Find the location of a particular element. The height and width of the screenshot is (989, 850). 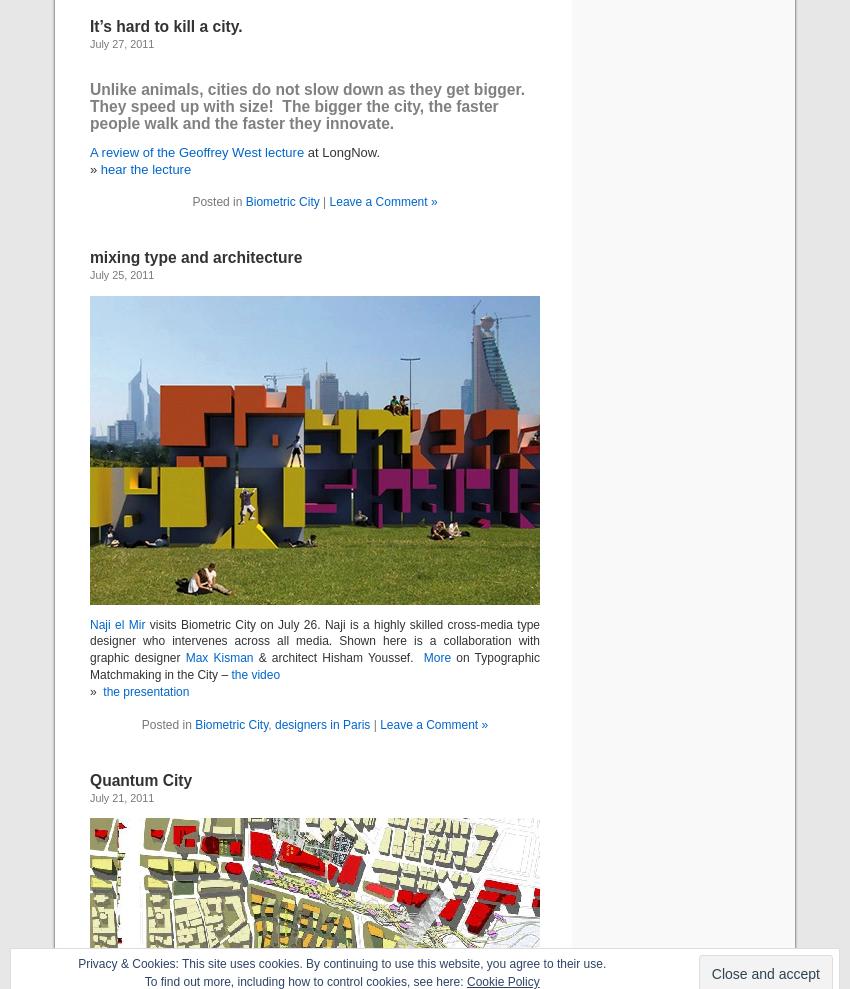

'To find out more, including how to control cookies, see here:' is located at coordinates (304, 981).